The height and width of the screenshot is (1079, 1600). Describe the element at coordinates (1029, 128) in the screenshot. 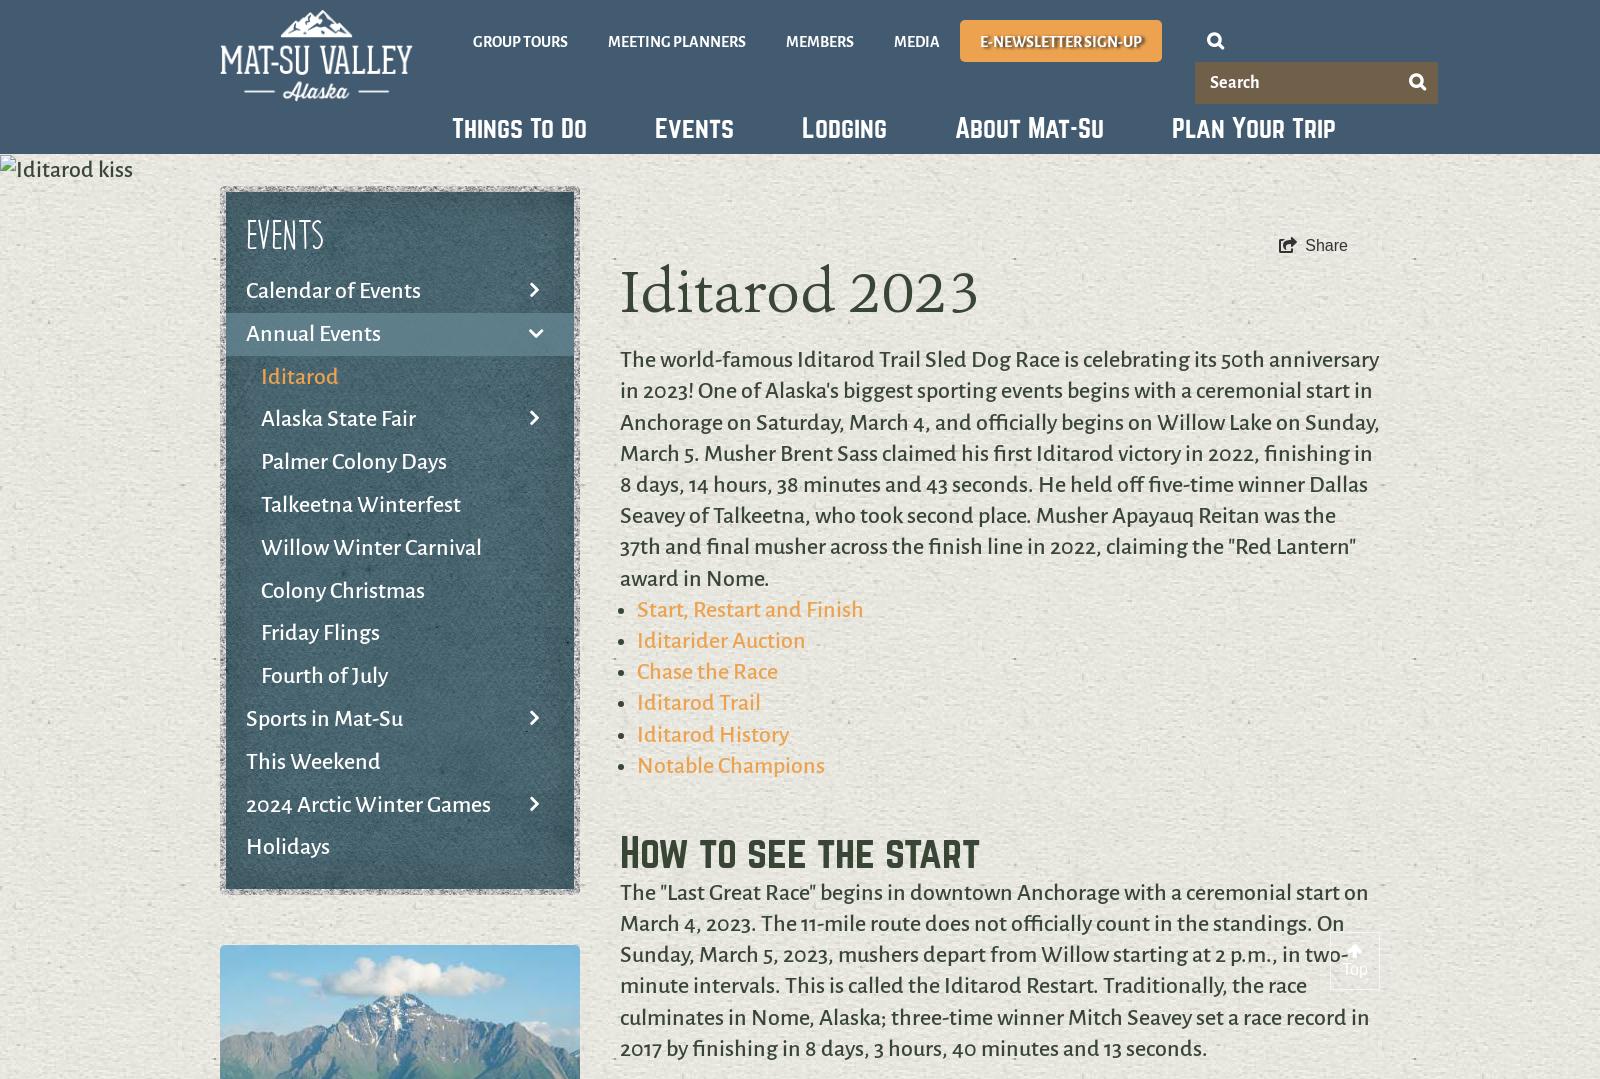

I see `'About Mat-Su'` at that location.